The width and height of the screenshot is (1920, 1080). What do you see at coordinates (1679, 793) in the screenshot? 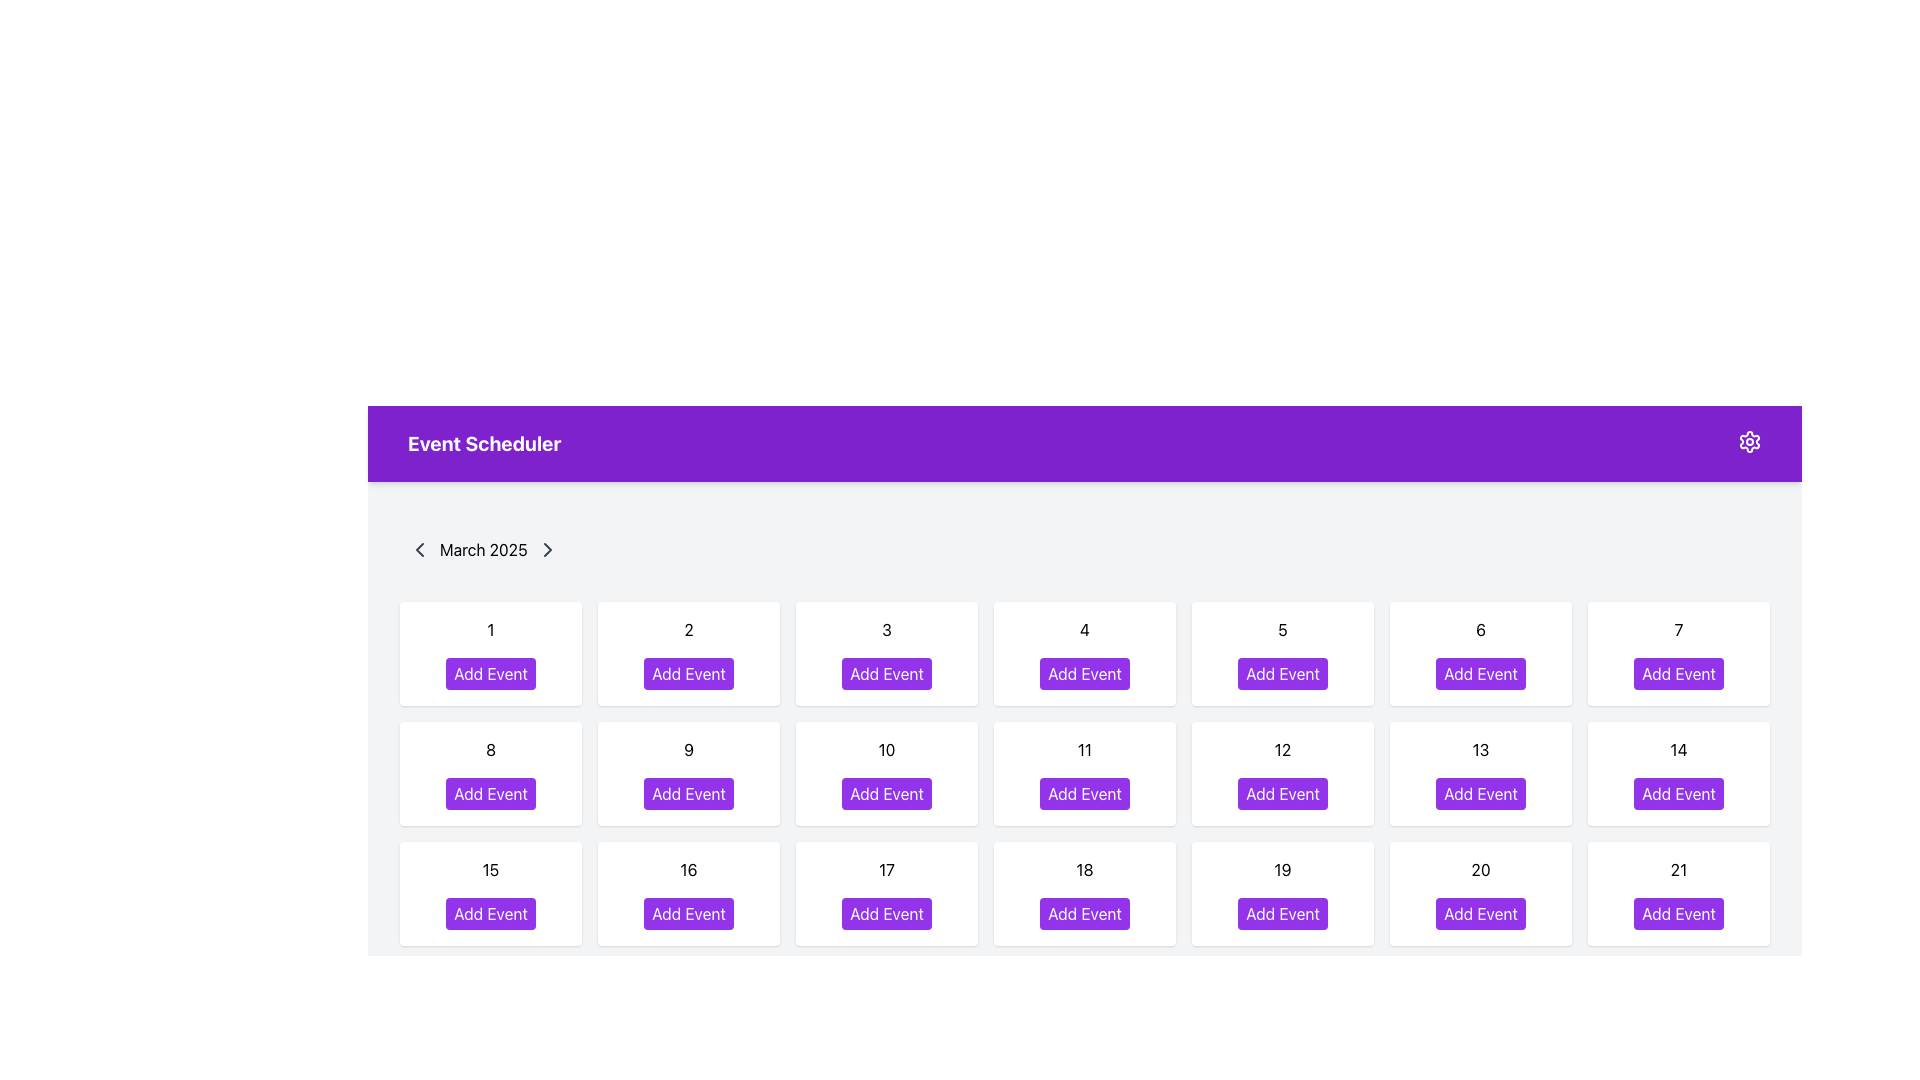
I see `the 'Add Event' button with a purple background and white text, positioned under the date '14' in the calendar interface` at bounding box center [1679, 793].